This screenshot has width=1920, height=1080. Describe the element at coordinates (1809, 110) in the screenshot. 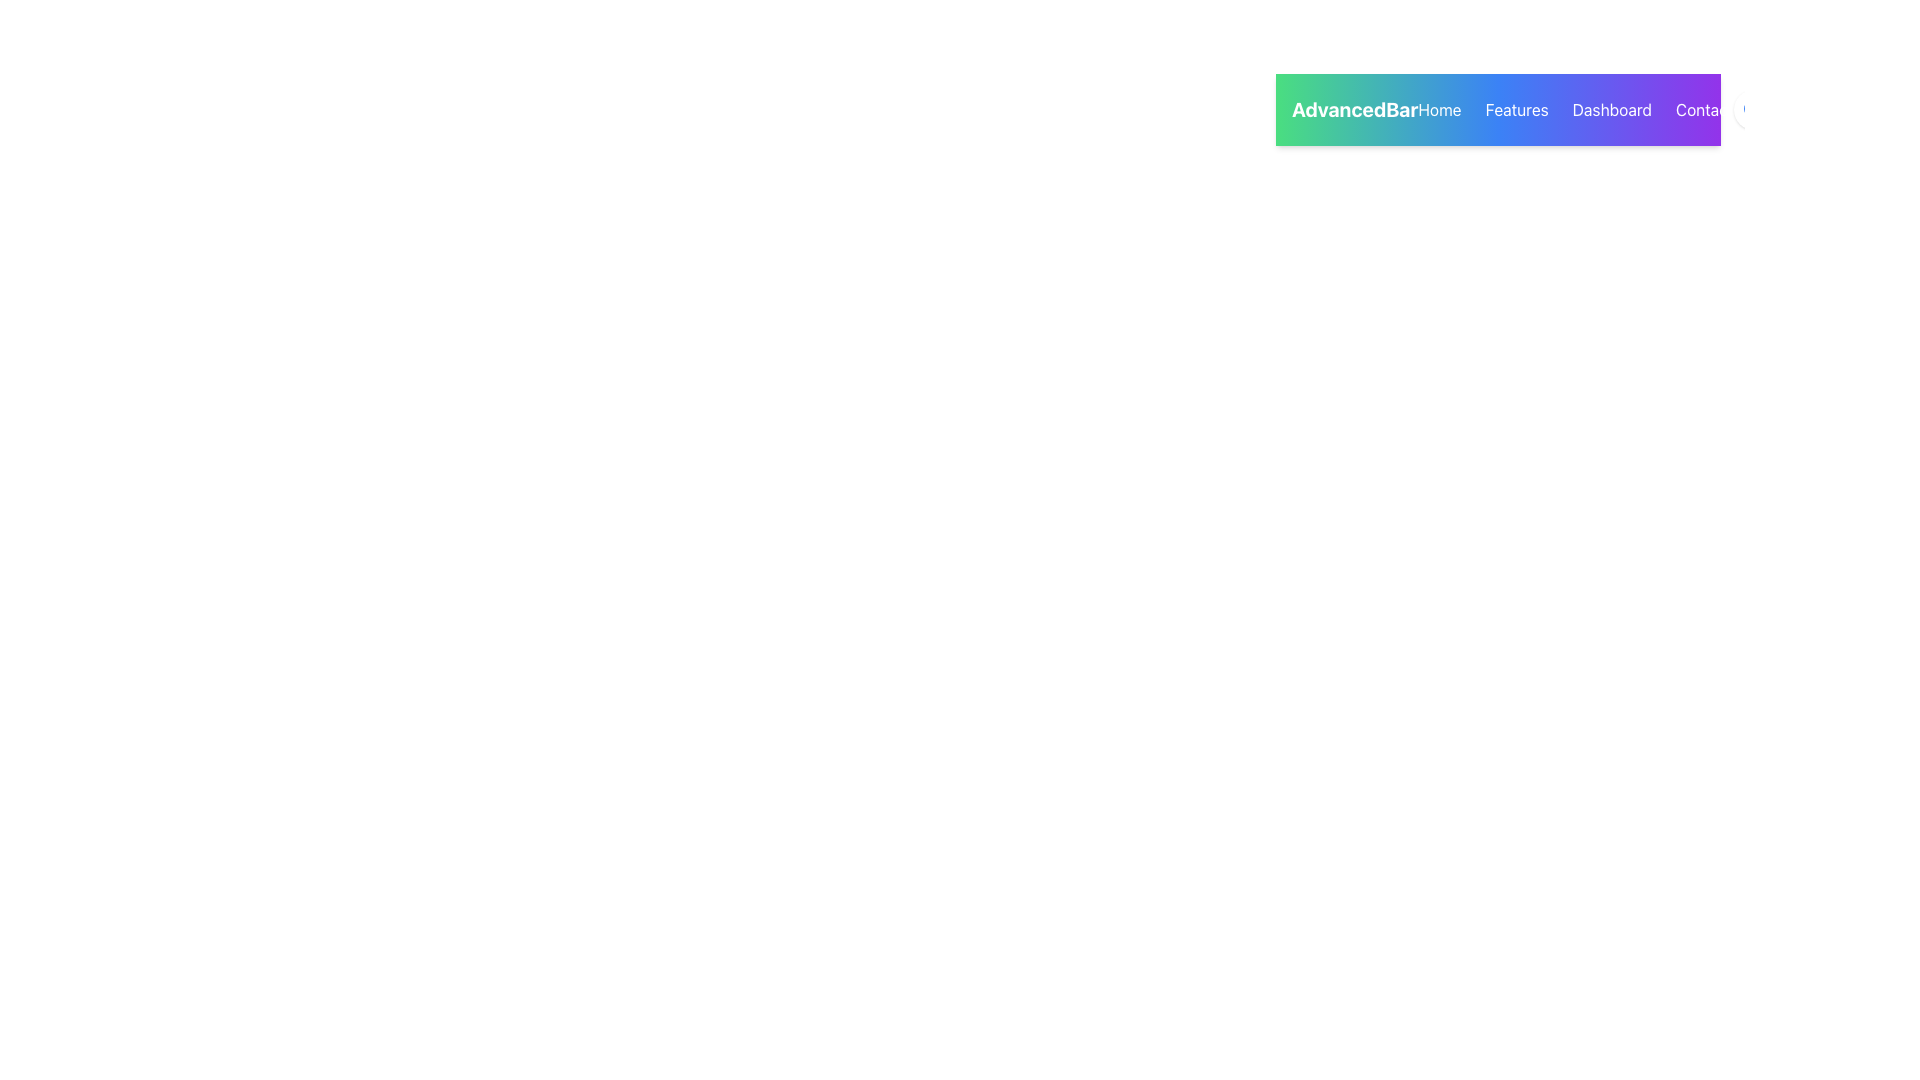

I see `the middle circular button on the rightmost side of the horizontal navigation bar` at that location.